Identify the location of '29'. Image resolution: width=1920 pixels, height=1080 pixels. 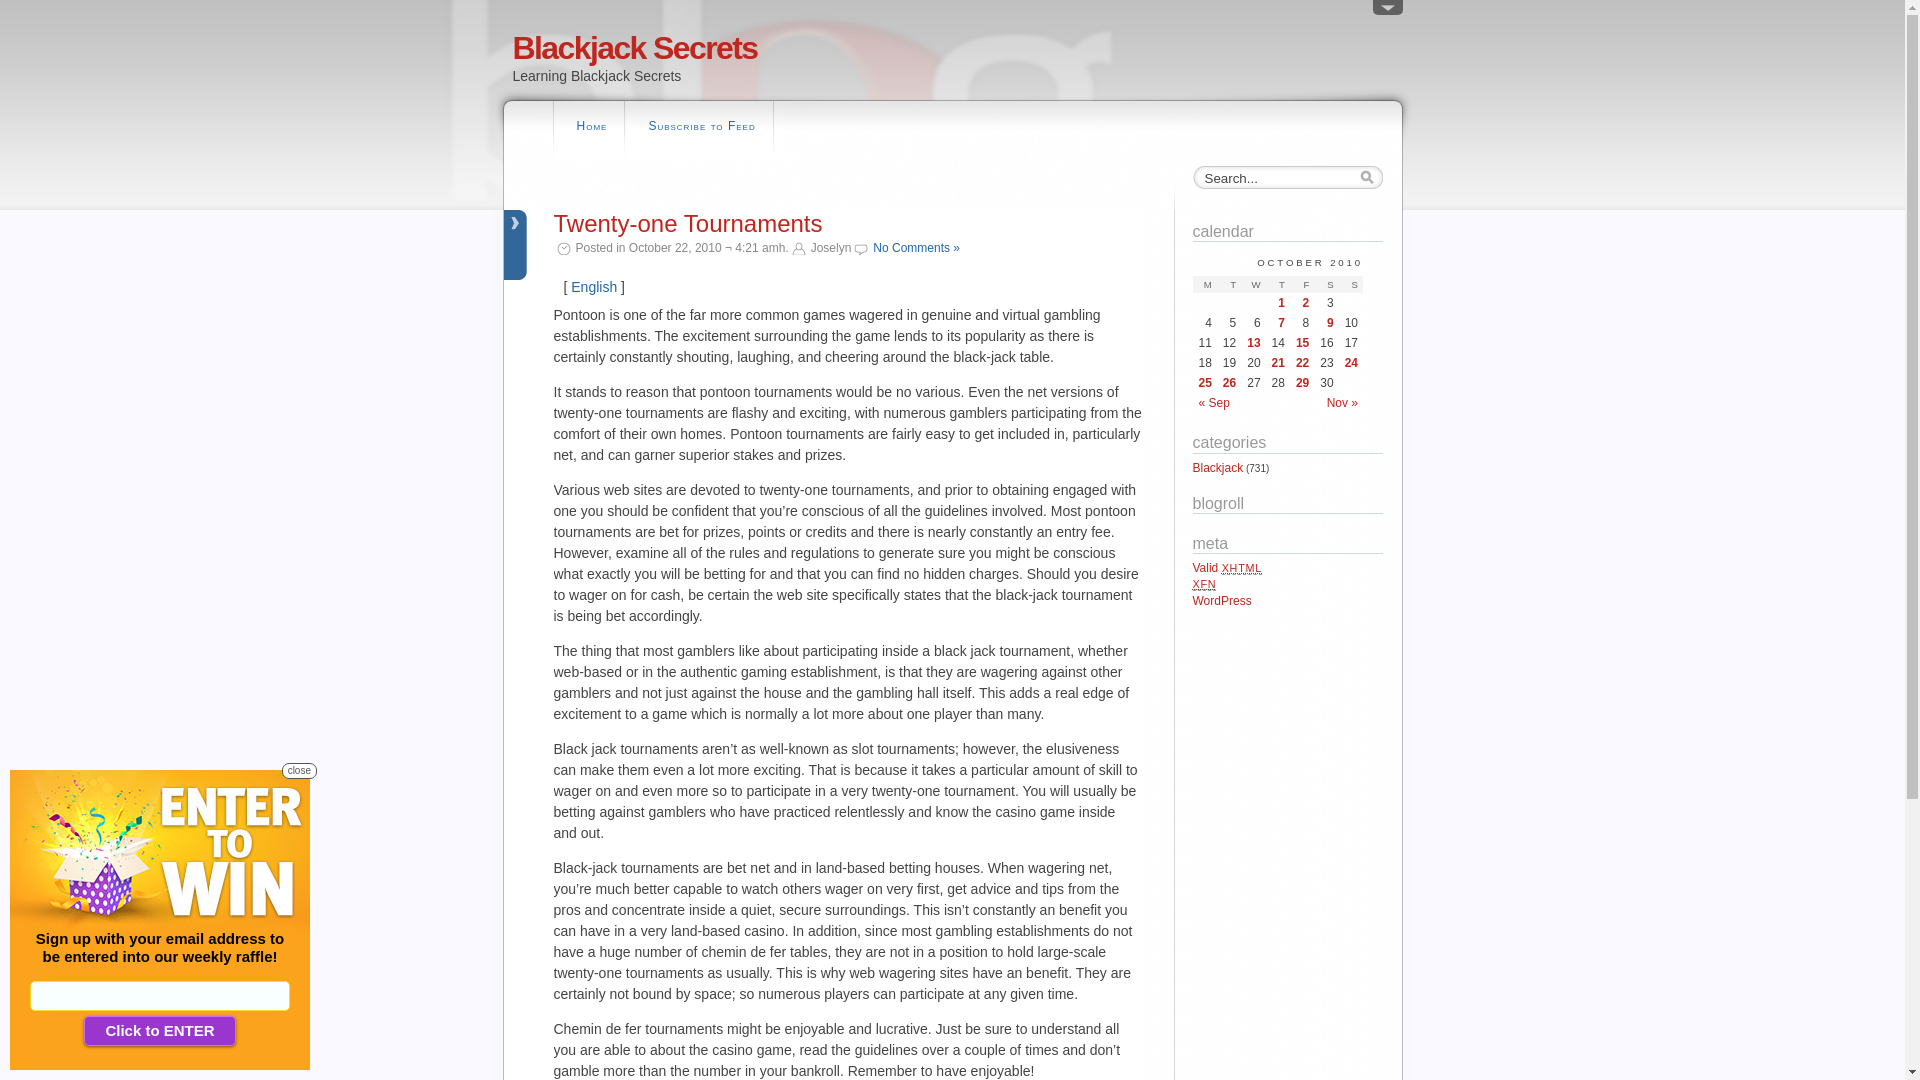
(1302, 382).